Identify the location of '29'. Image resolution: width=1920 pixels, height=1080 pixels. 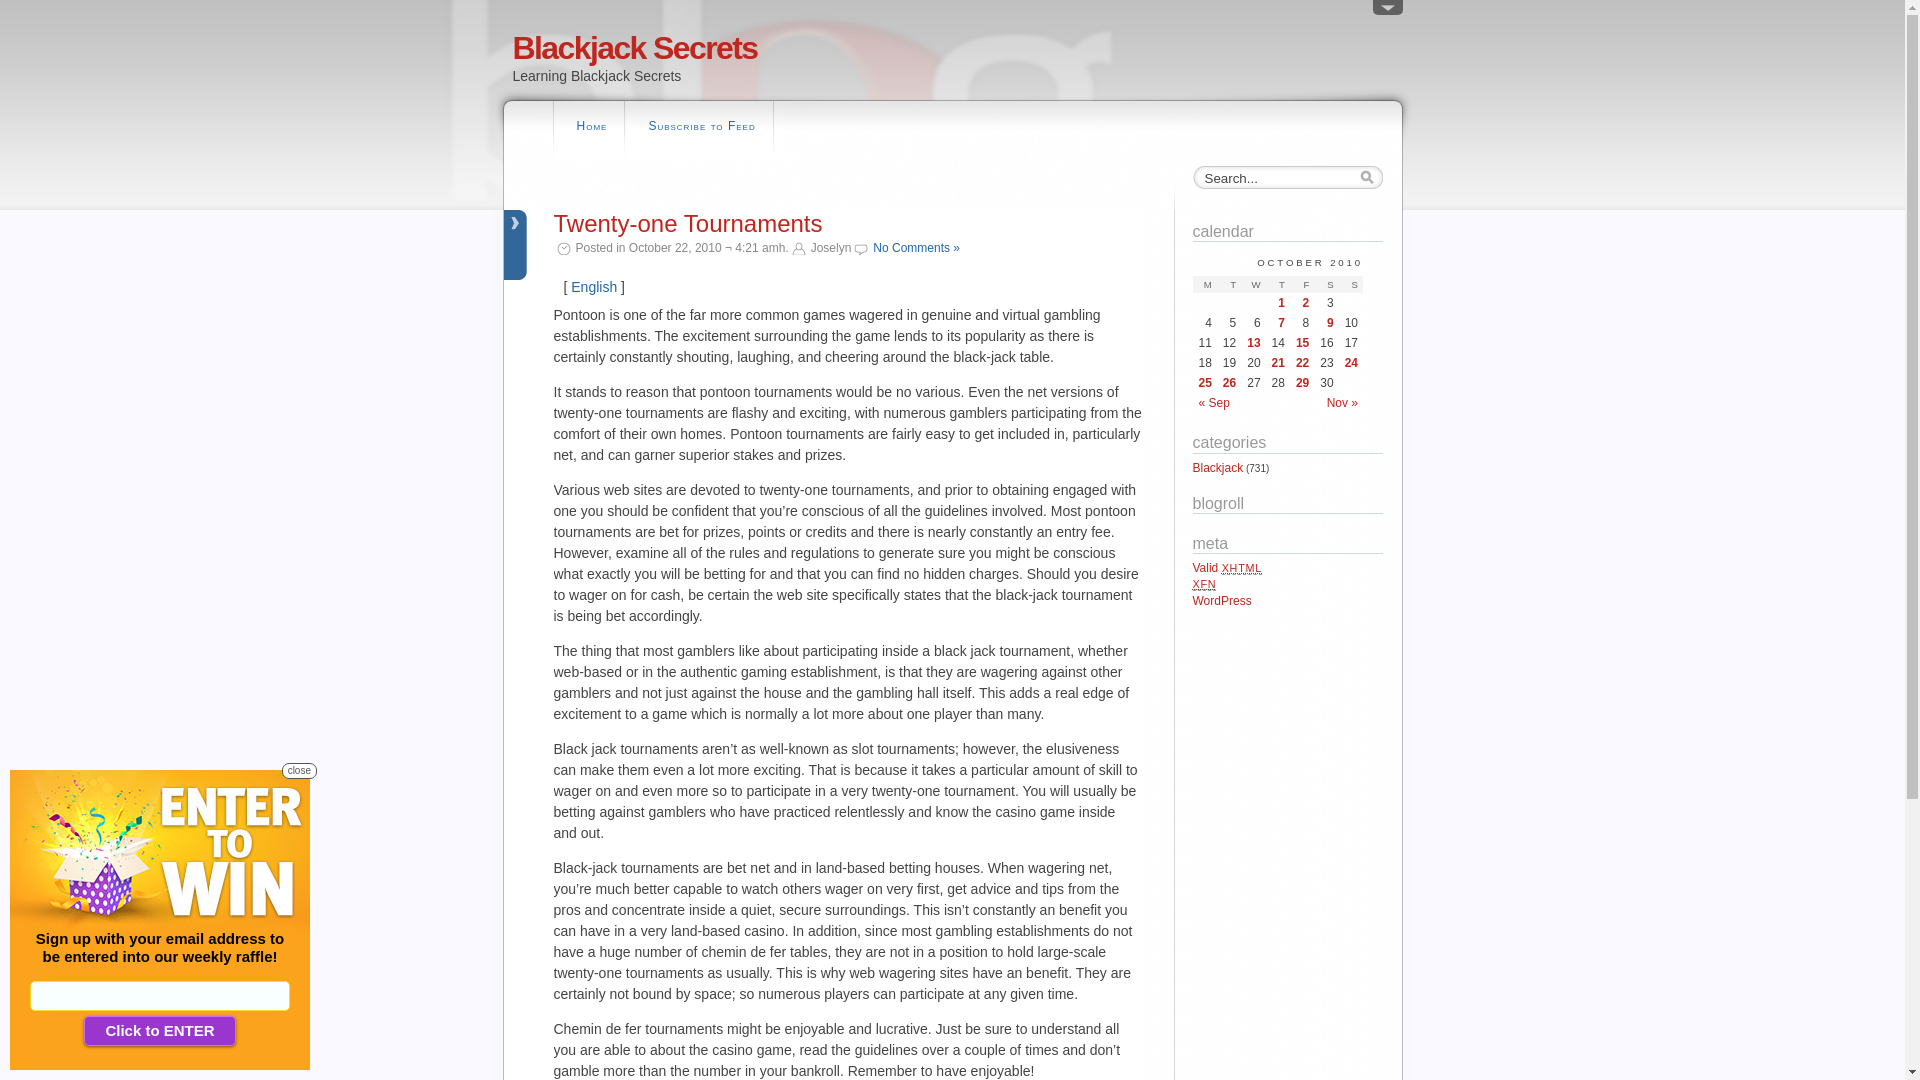
(1302, 382).